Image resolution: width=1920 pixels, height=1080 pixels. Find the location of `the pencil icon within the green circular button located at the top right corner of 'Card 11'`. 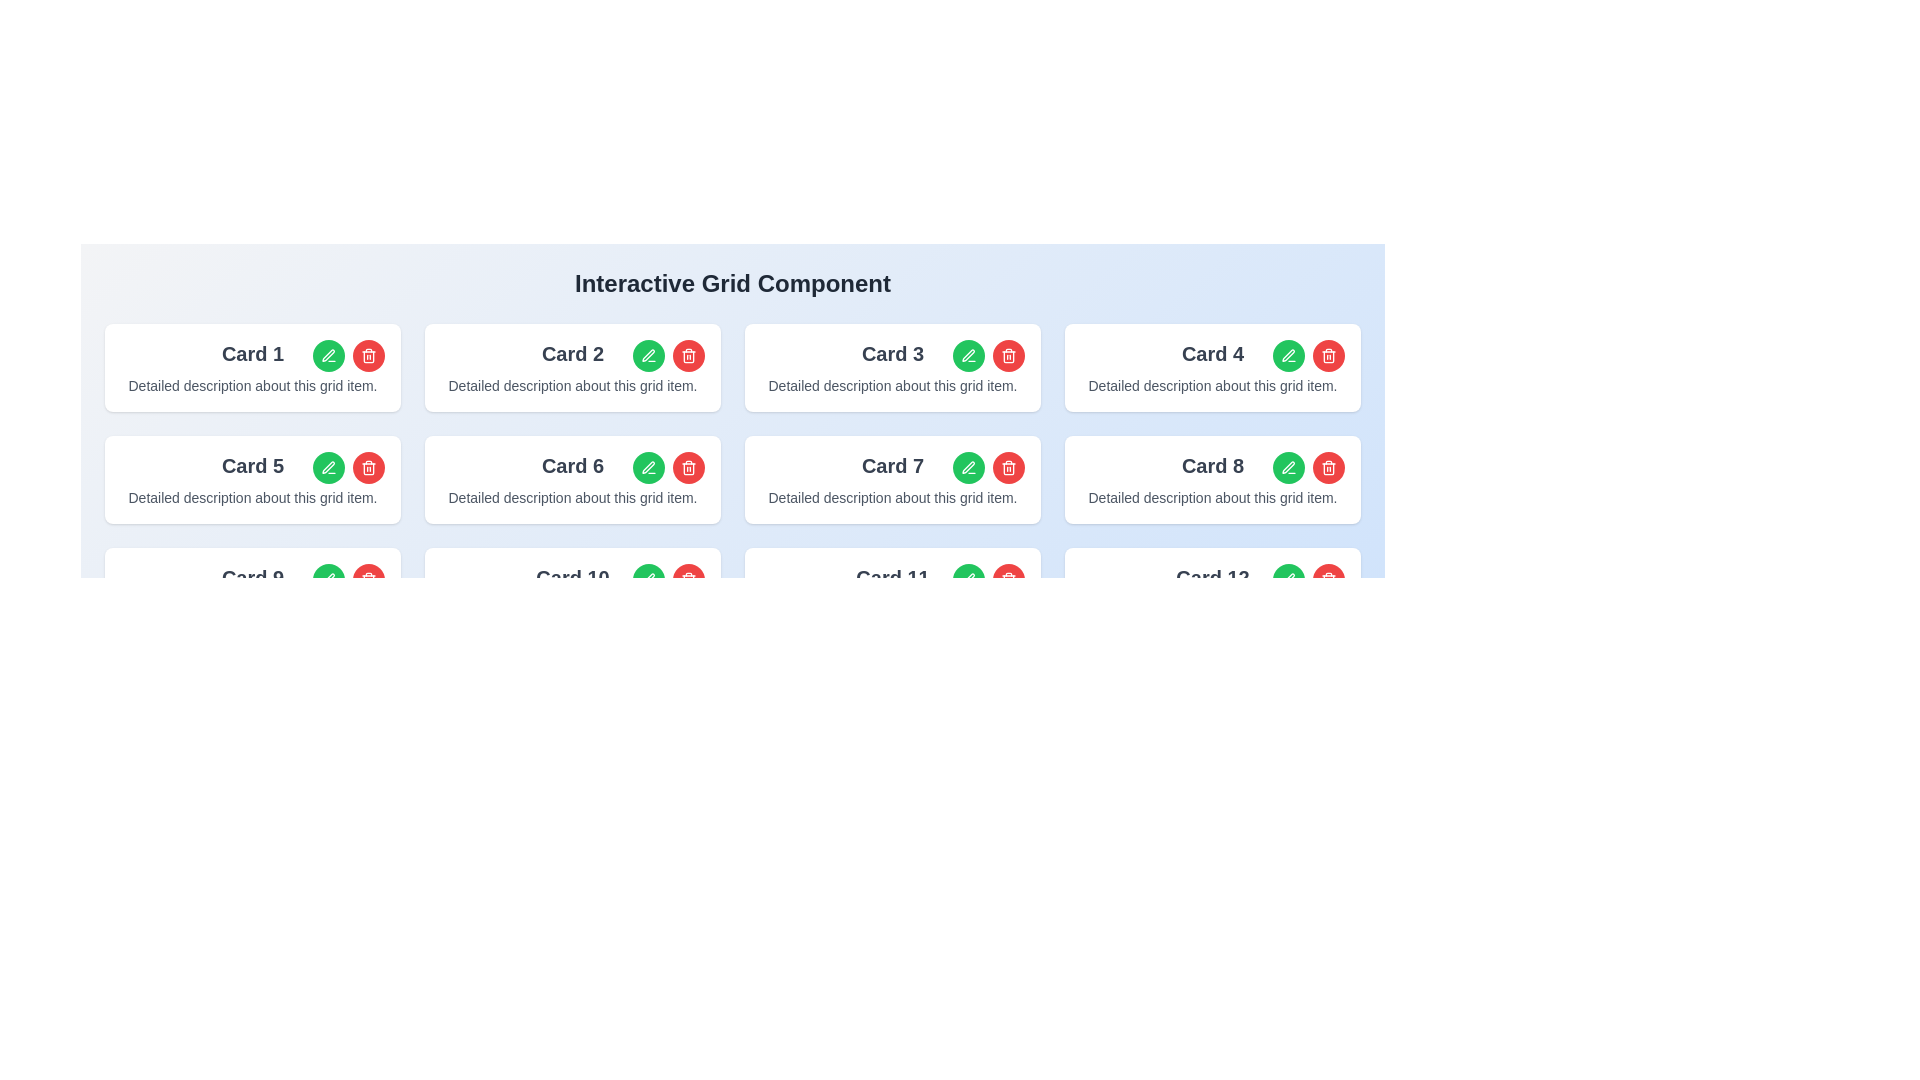

the pencil icon within the green circular button located at the top right corner of 'Card 11' is located at coordinates (969, 579).